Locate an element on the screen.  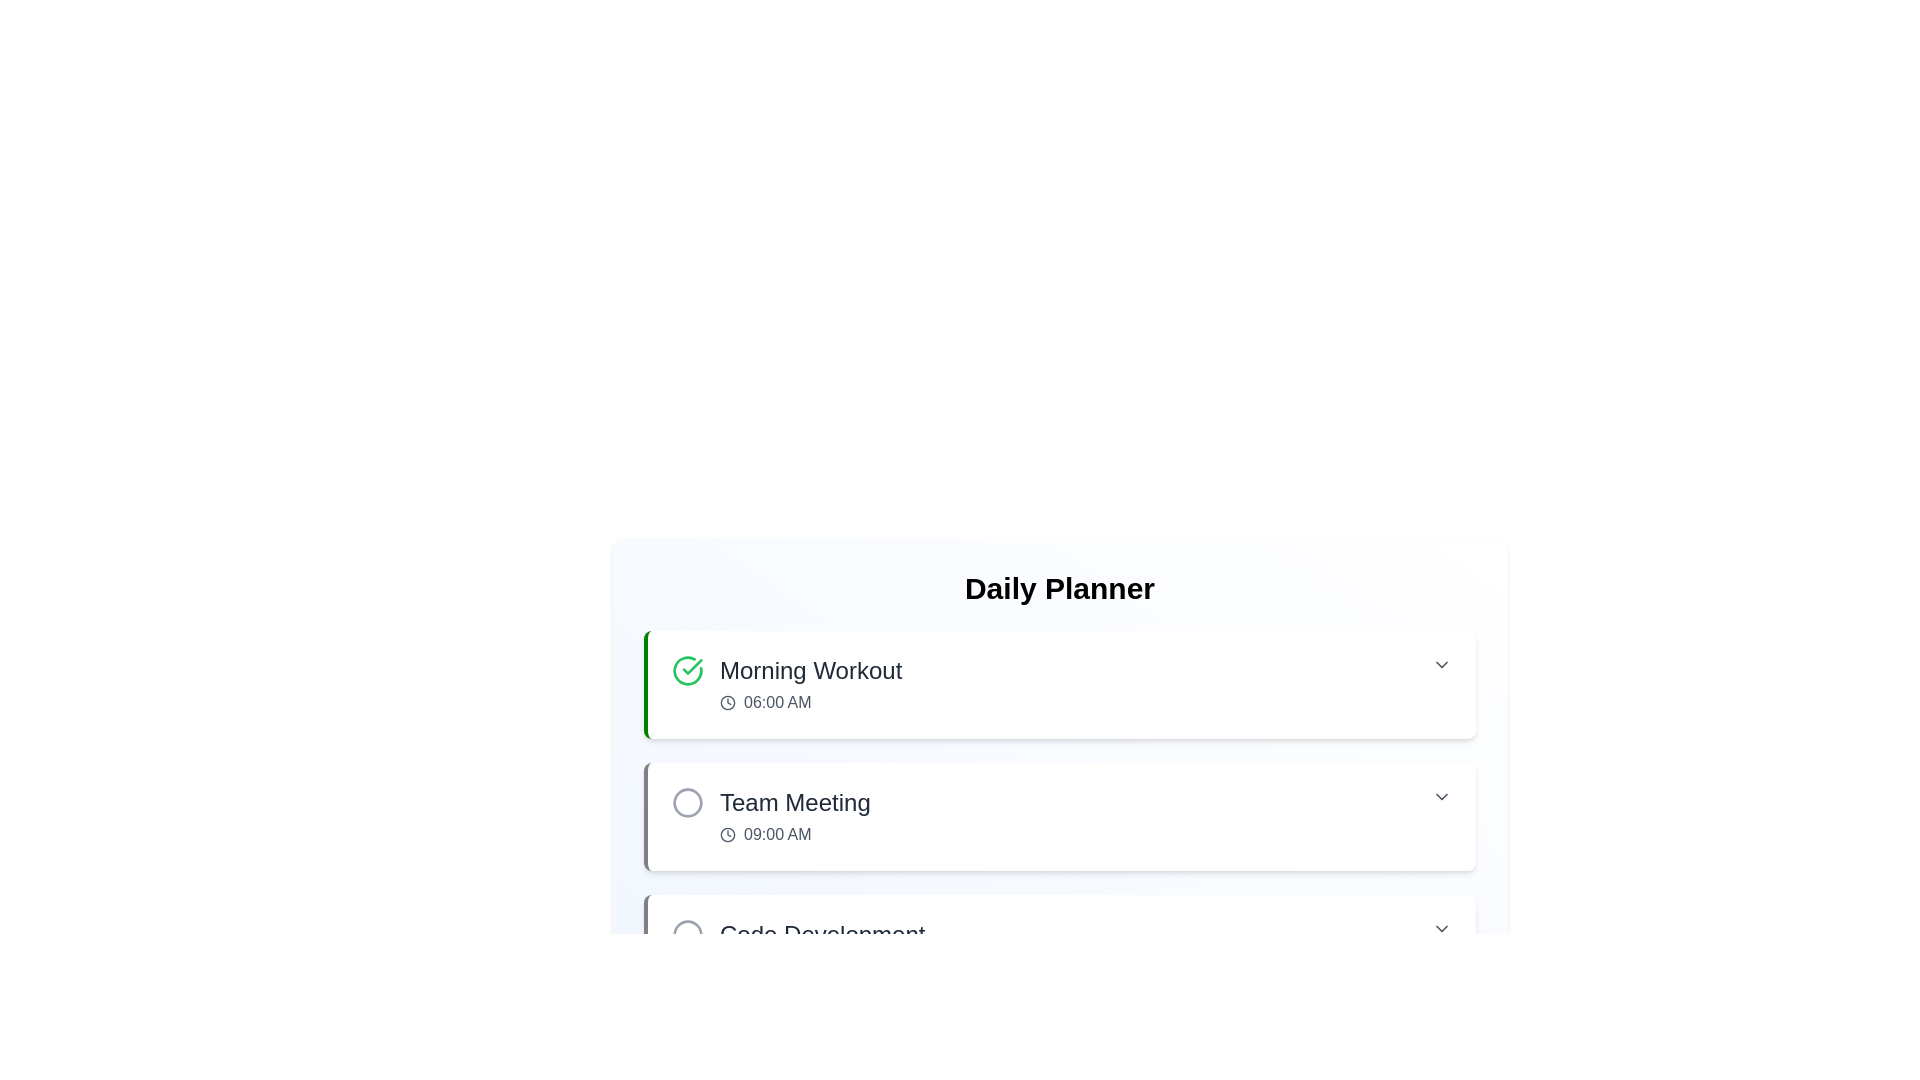
the Chevron icon on the far right side of the 'Morning Workout' section is located at coordinates (1441, 664).